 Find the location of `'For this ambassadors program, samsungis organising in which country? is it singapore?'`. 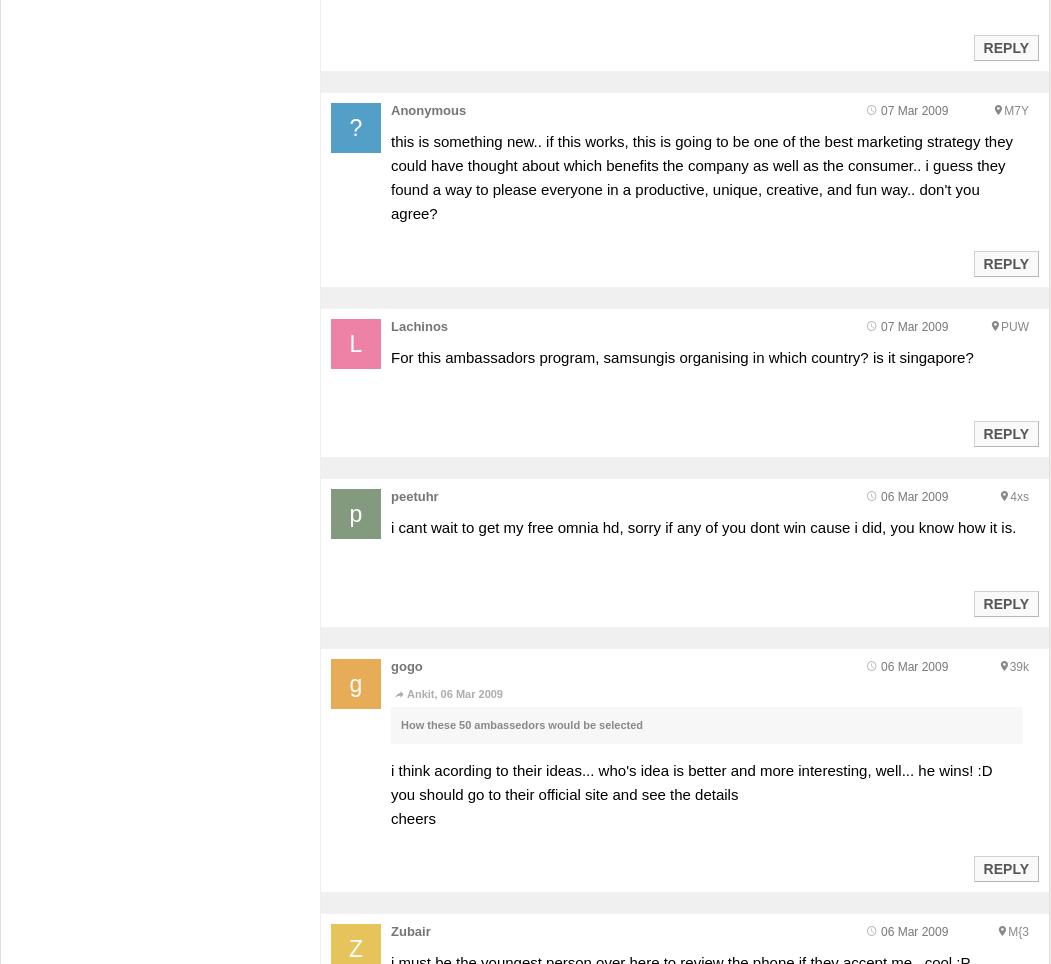

'For this ambassadors program, samsungis organising in which country? is it singapore?' is located at coordinates (389, 356).